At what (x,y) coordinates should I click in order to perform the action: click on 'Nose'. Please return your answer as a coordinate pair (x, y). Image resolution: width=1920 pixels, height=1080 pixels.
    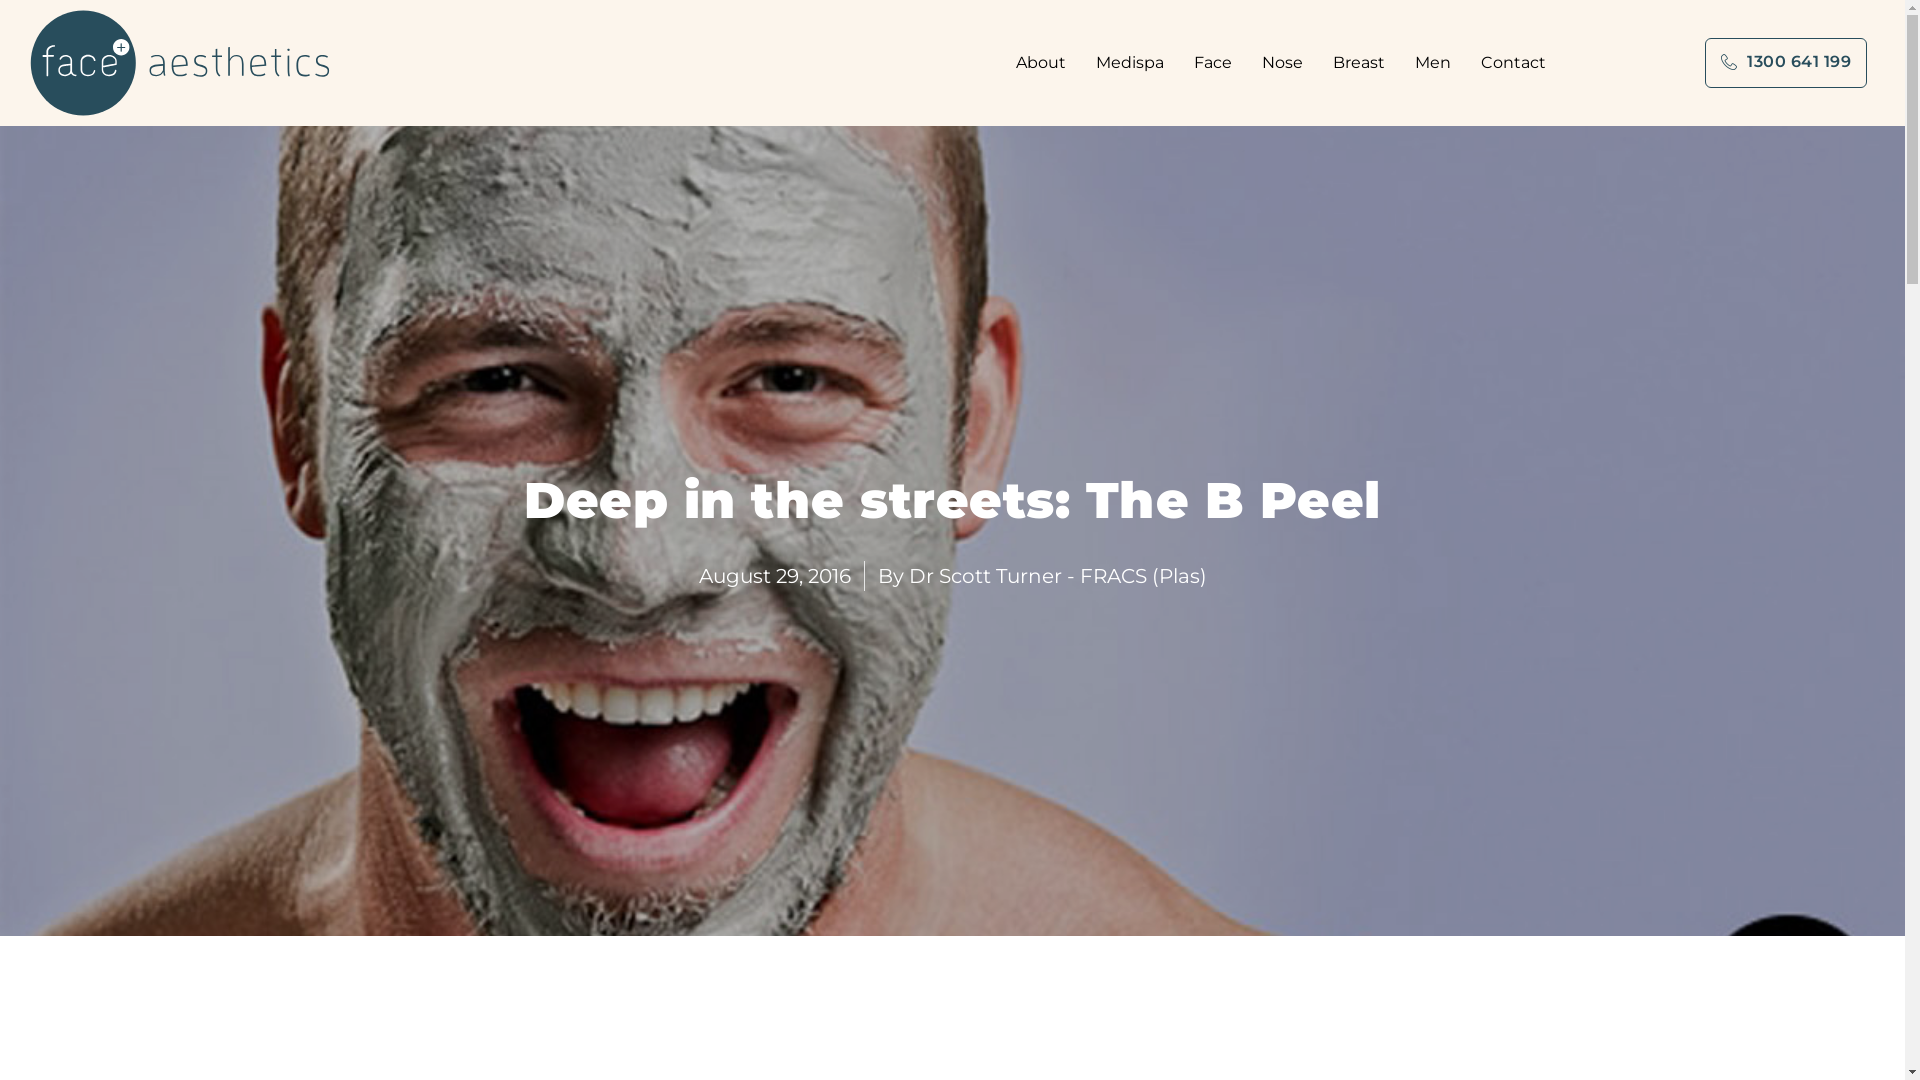
    Looking at the image, I should click on (1287, 61).